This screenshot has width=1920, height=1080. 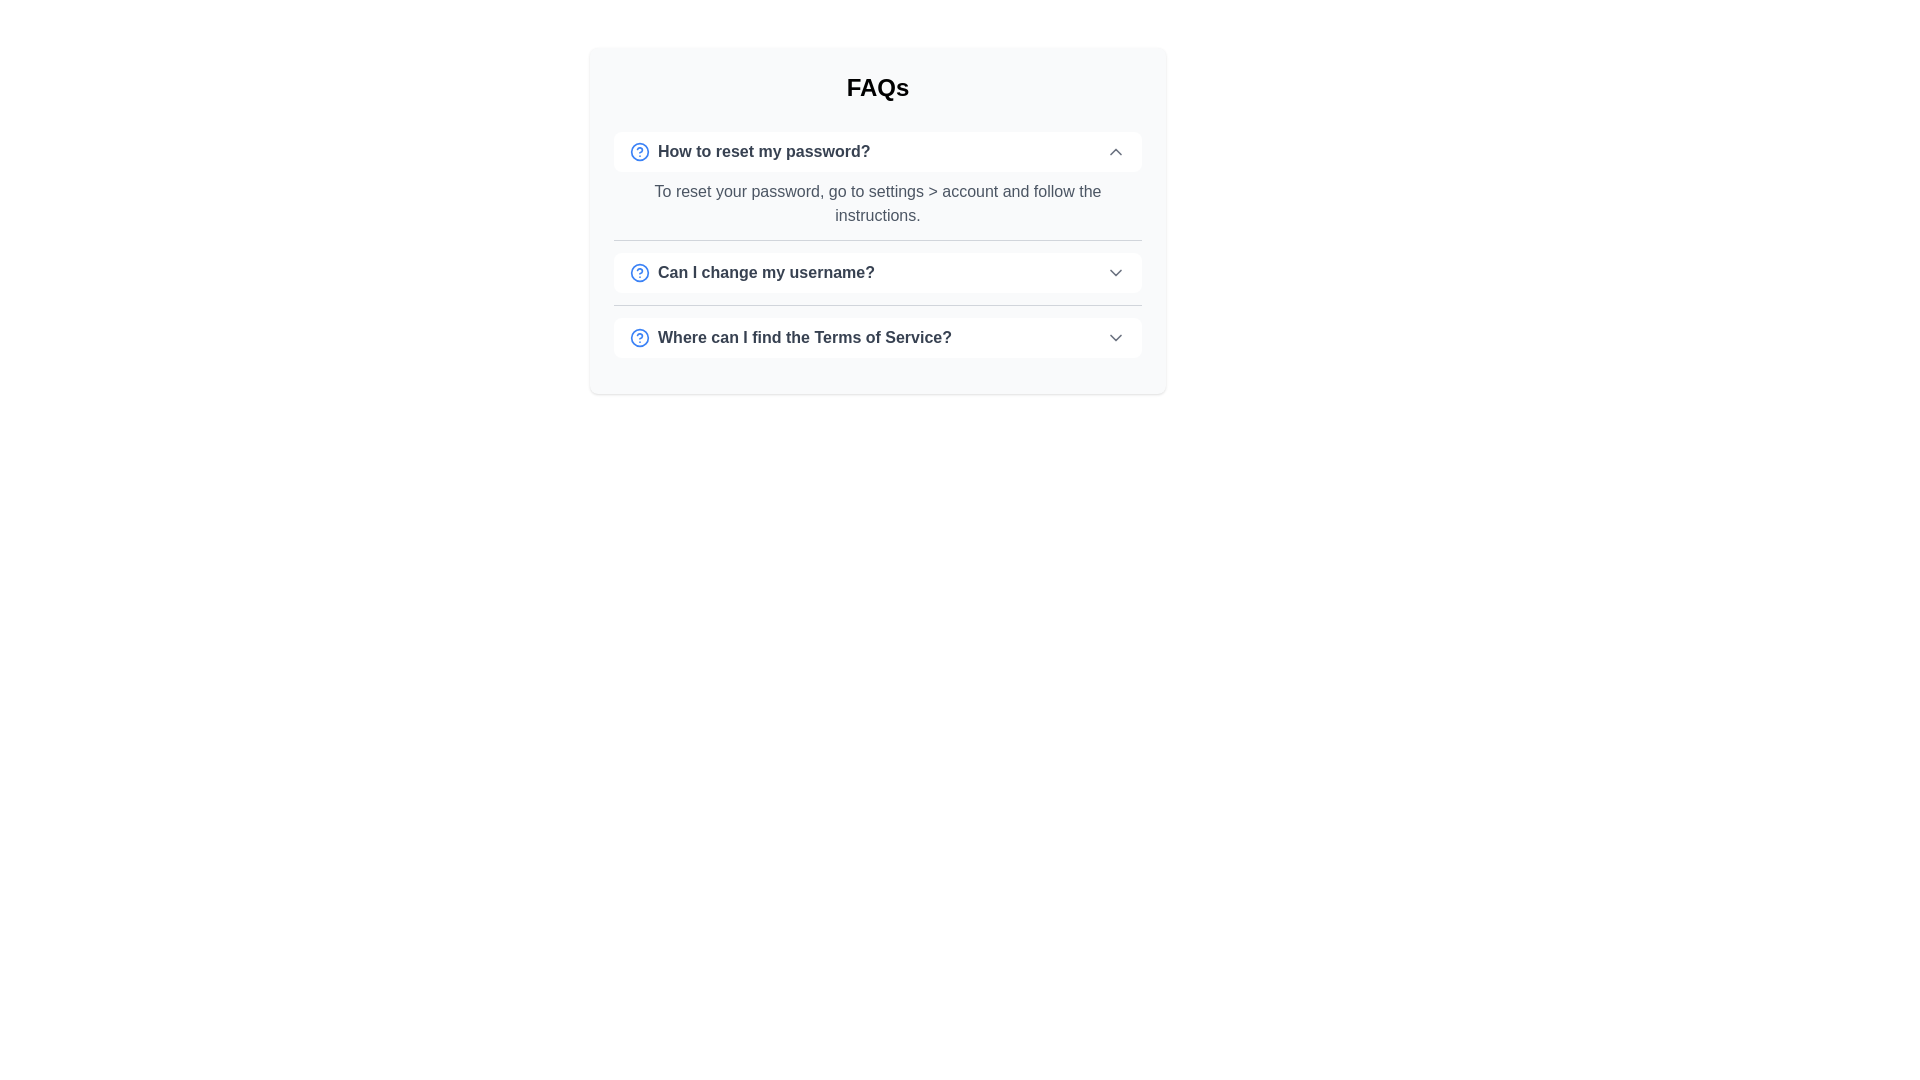 I want to click on the SVG Circle that represents a help-related topic, positioned to the left of the FAQ entry 'How to reset my password?', so click(x=638, y=150).